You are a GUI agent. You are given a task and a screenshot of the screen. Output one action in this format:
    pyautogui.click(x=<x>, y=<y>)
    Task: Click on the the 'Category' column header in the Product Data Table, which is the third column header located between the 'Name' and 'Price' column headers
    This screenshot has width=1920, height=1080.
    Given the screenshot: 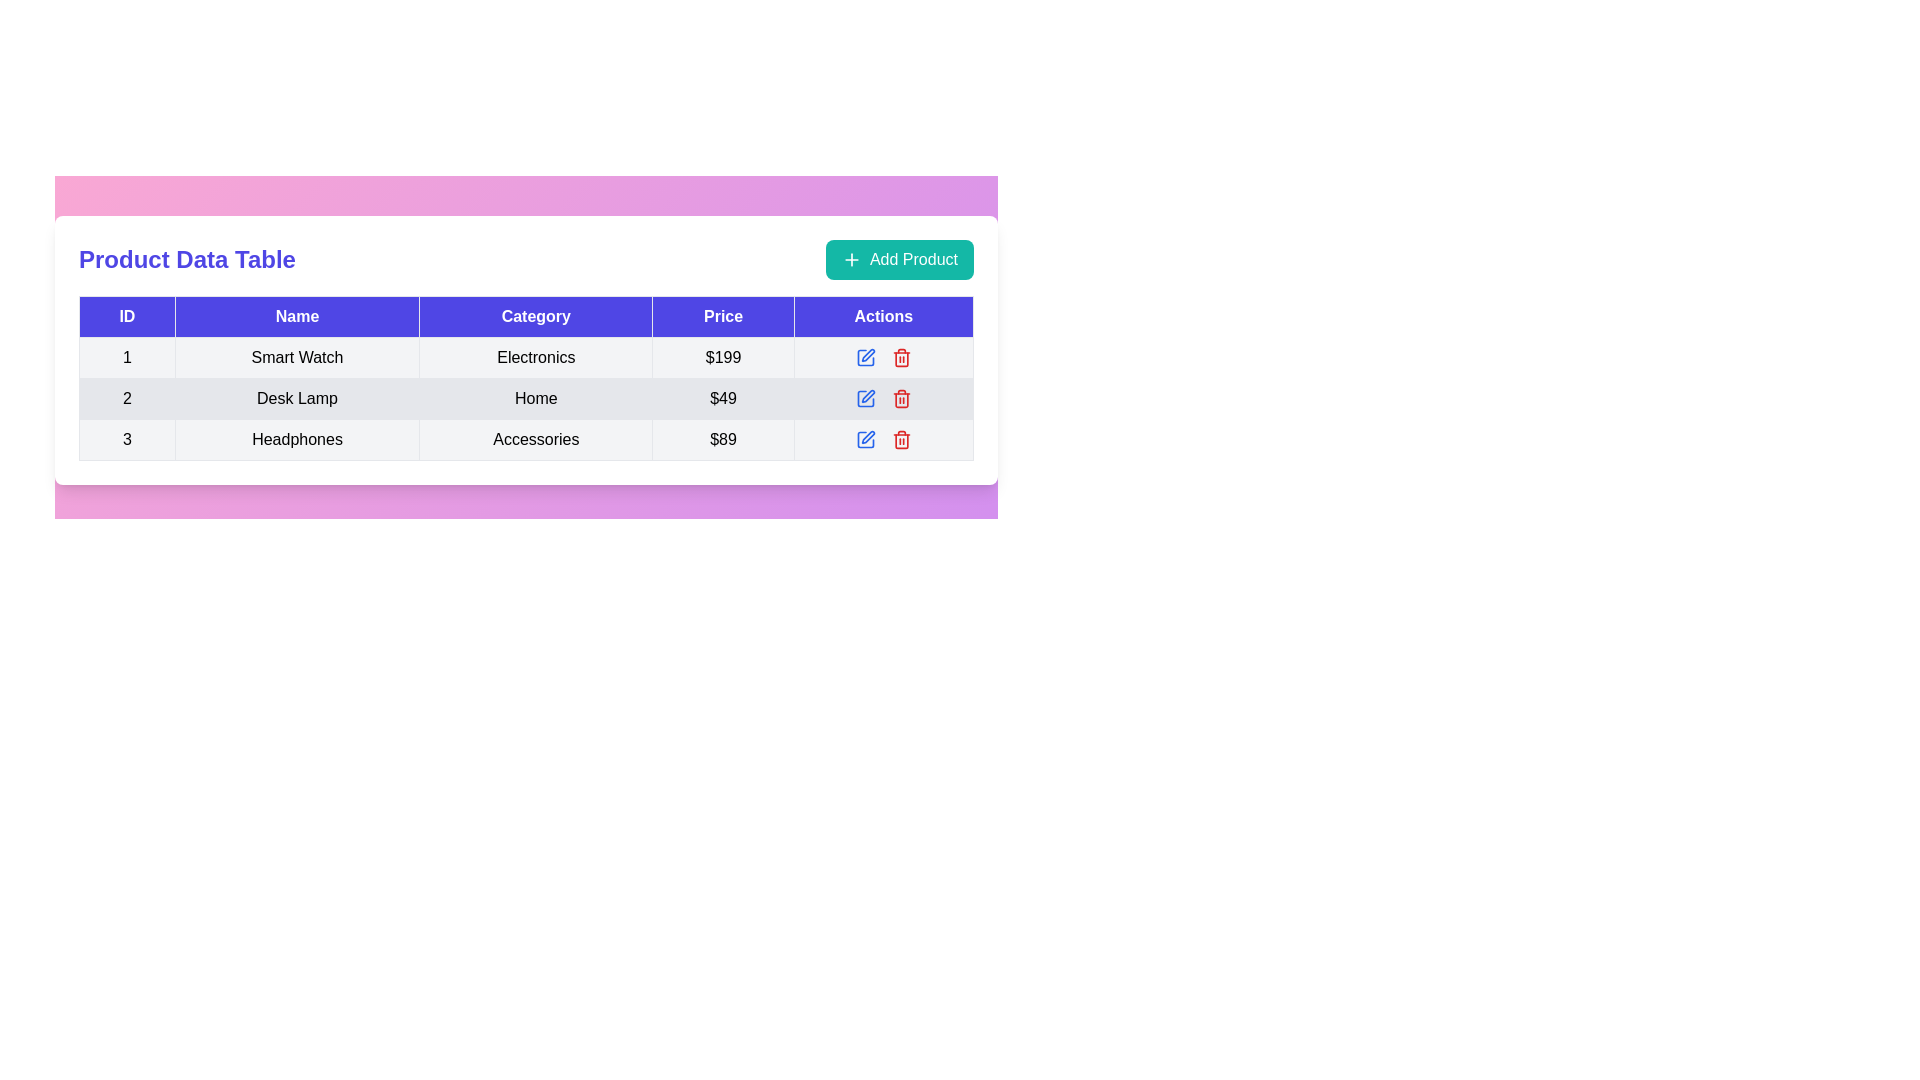 What is the action you would take?
    pyautogui.click(x=526, y=315)
    